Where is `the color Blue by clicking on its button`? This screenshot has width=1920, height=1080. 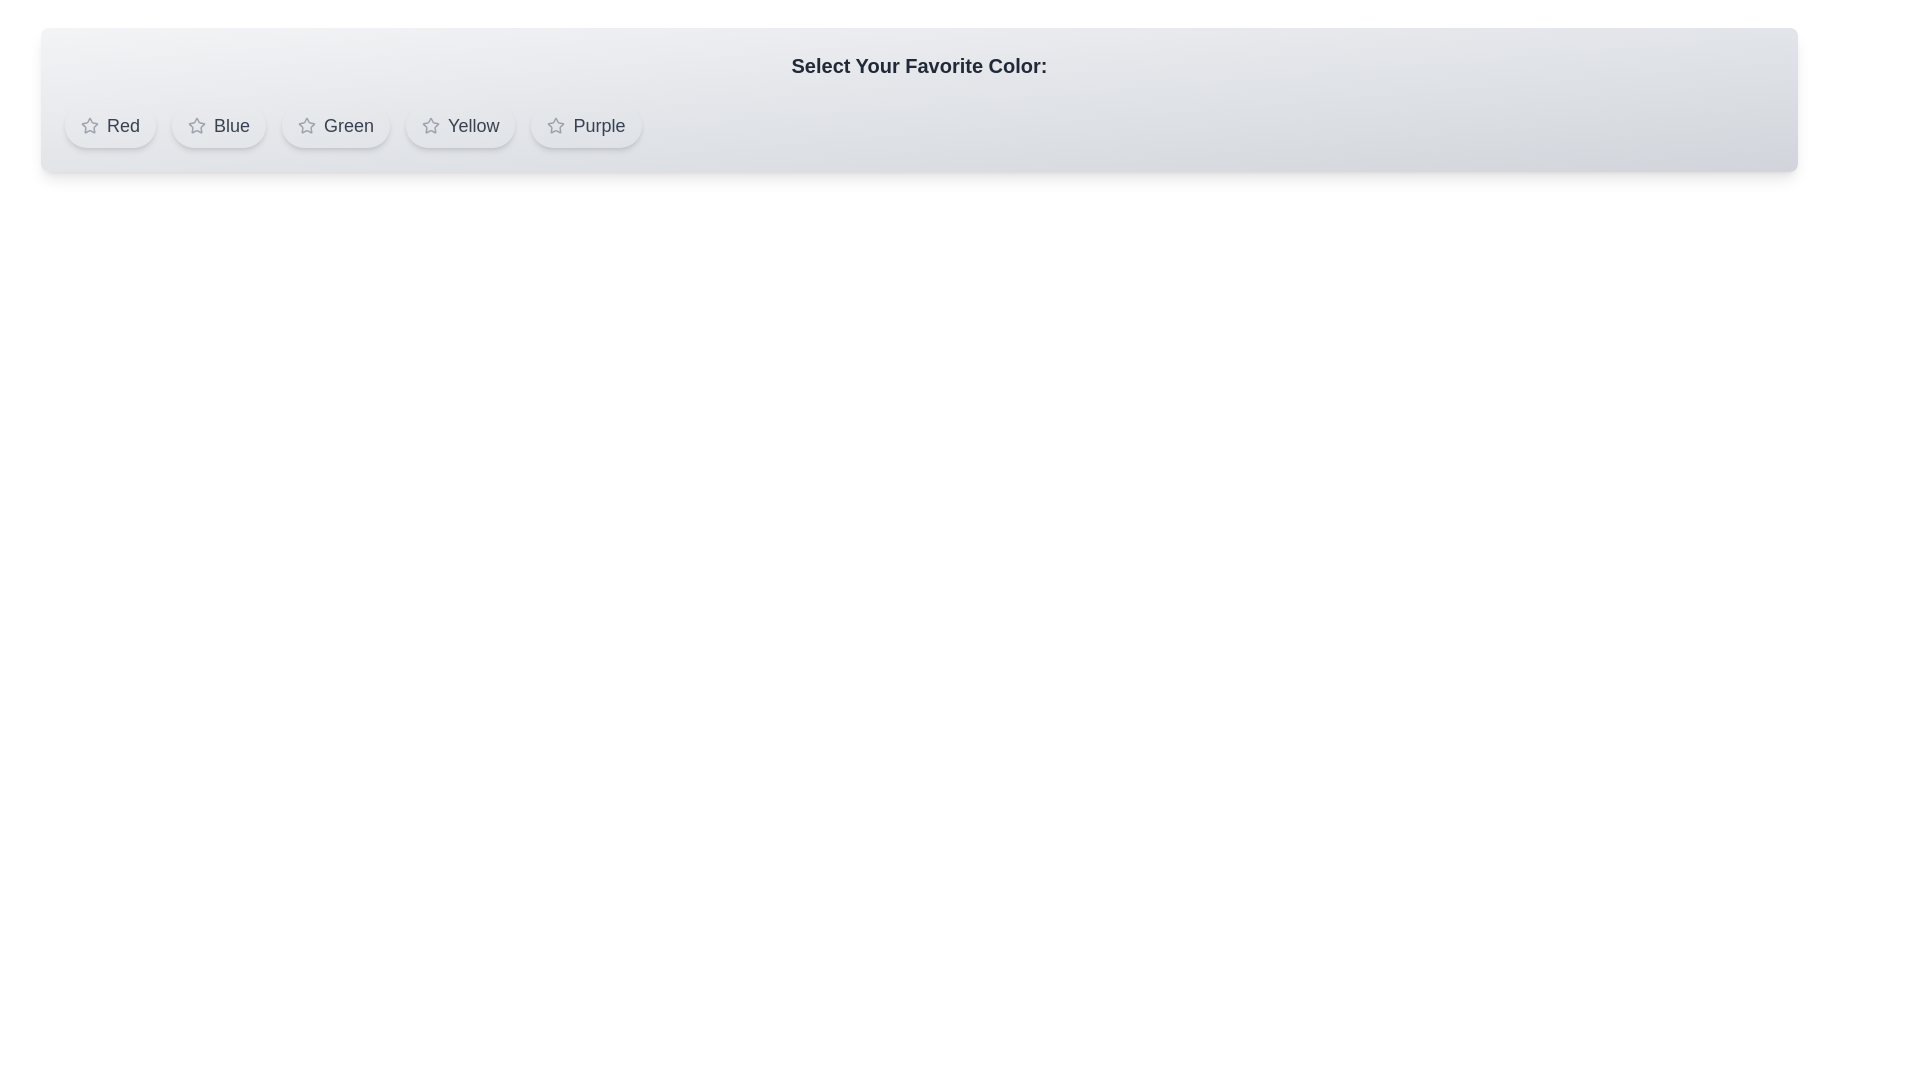
the color Blue by clicking on its button is located at coordinates (219, 126).